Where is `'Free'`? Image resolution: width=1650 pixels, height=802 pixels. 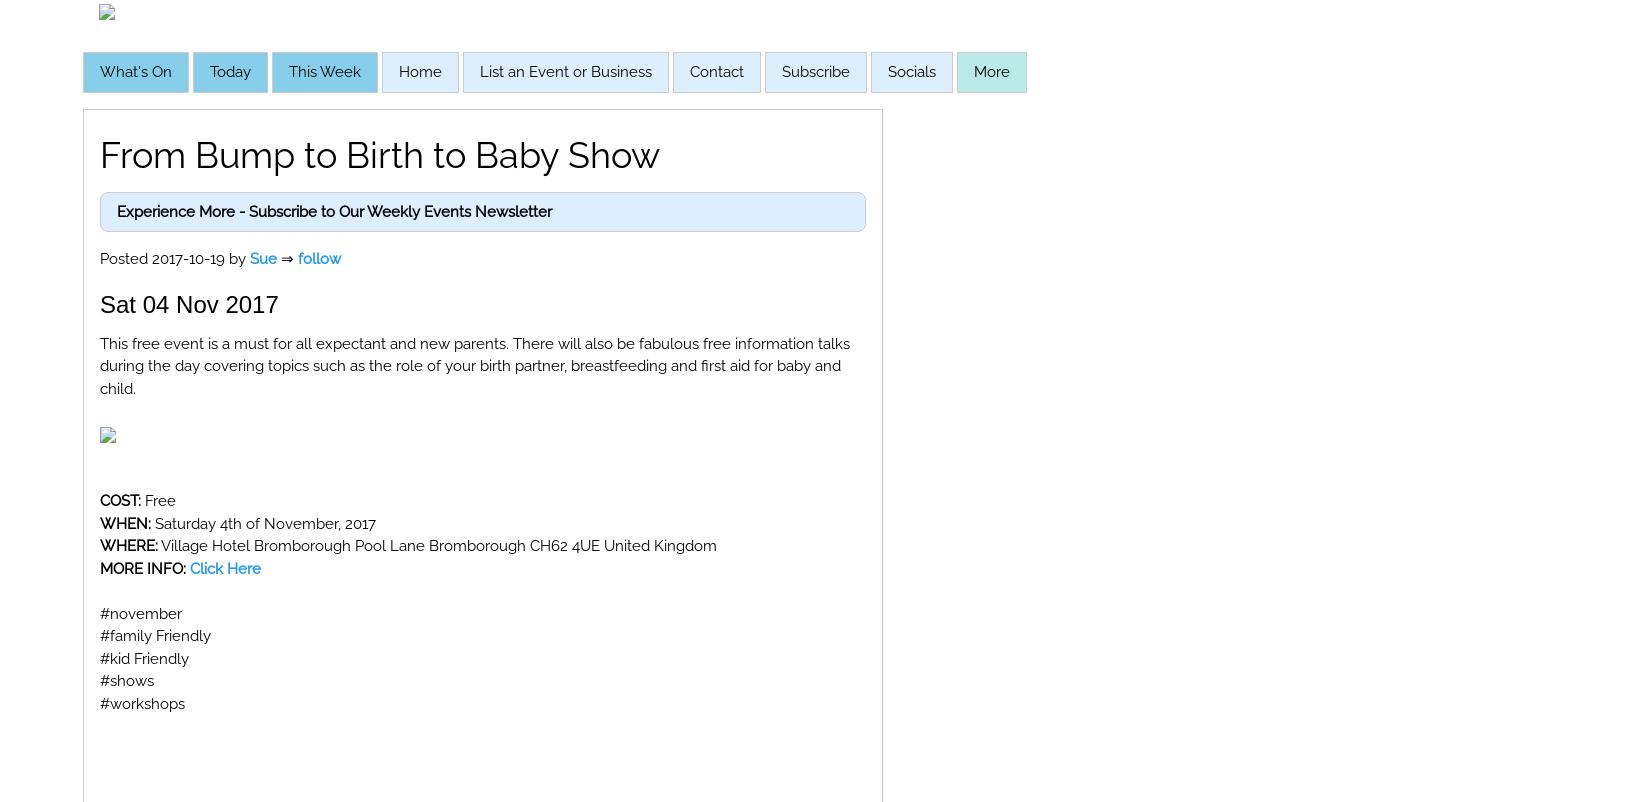 'Free' is located at coordinates (158, 501).